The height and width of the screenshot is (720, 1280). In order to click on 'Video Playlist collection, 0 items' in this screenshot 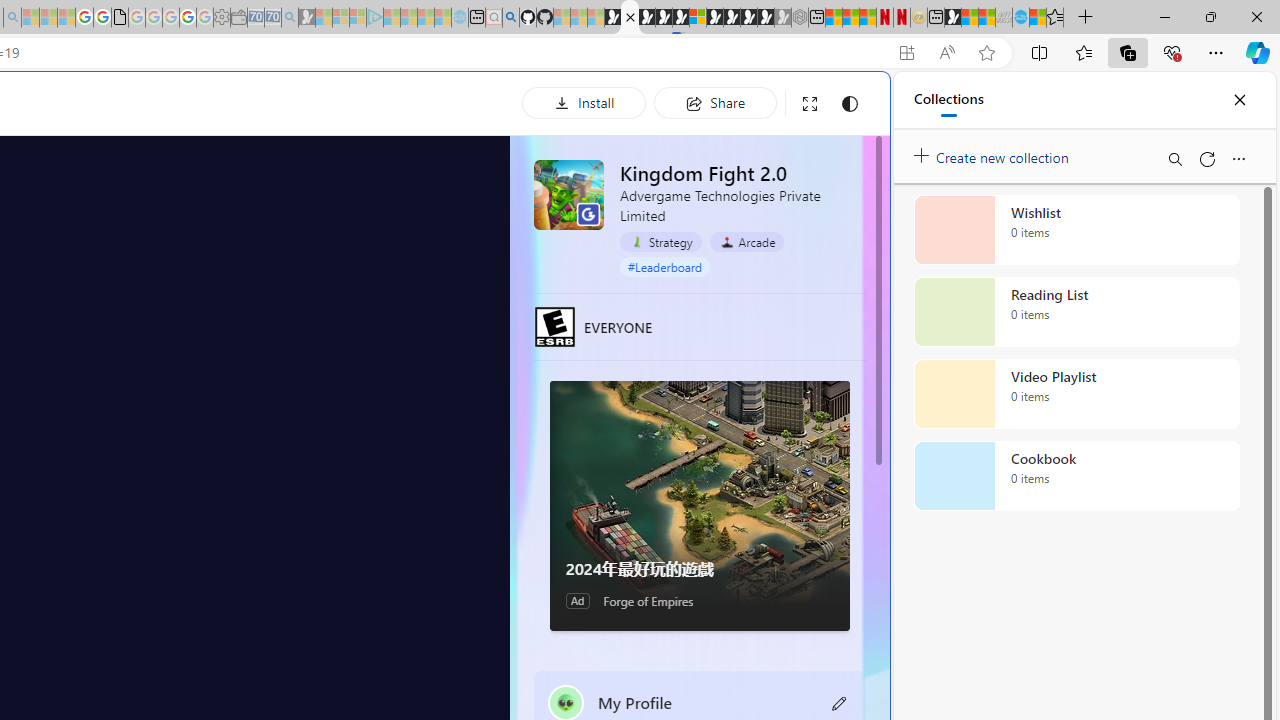, I will do `click(1076, 394)`.